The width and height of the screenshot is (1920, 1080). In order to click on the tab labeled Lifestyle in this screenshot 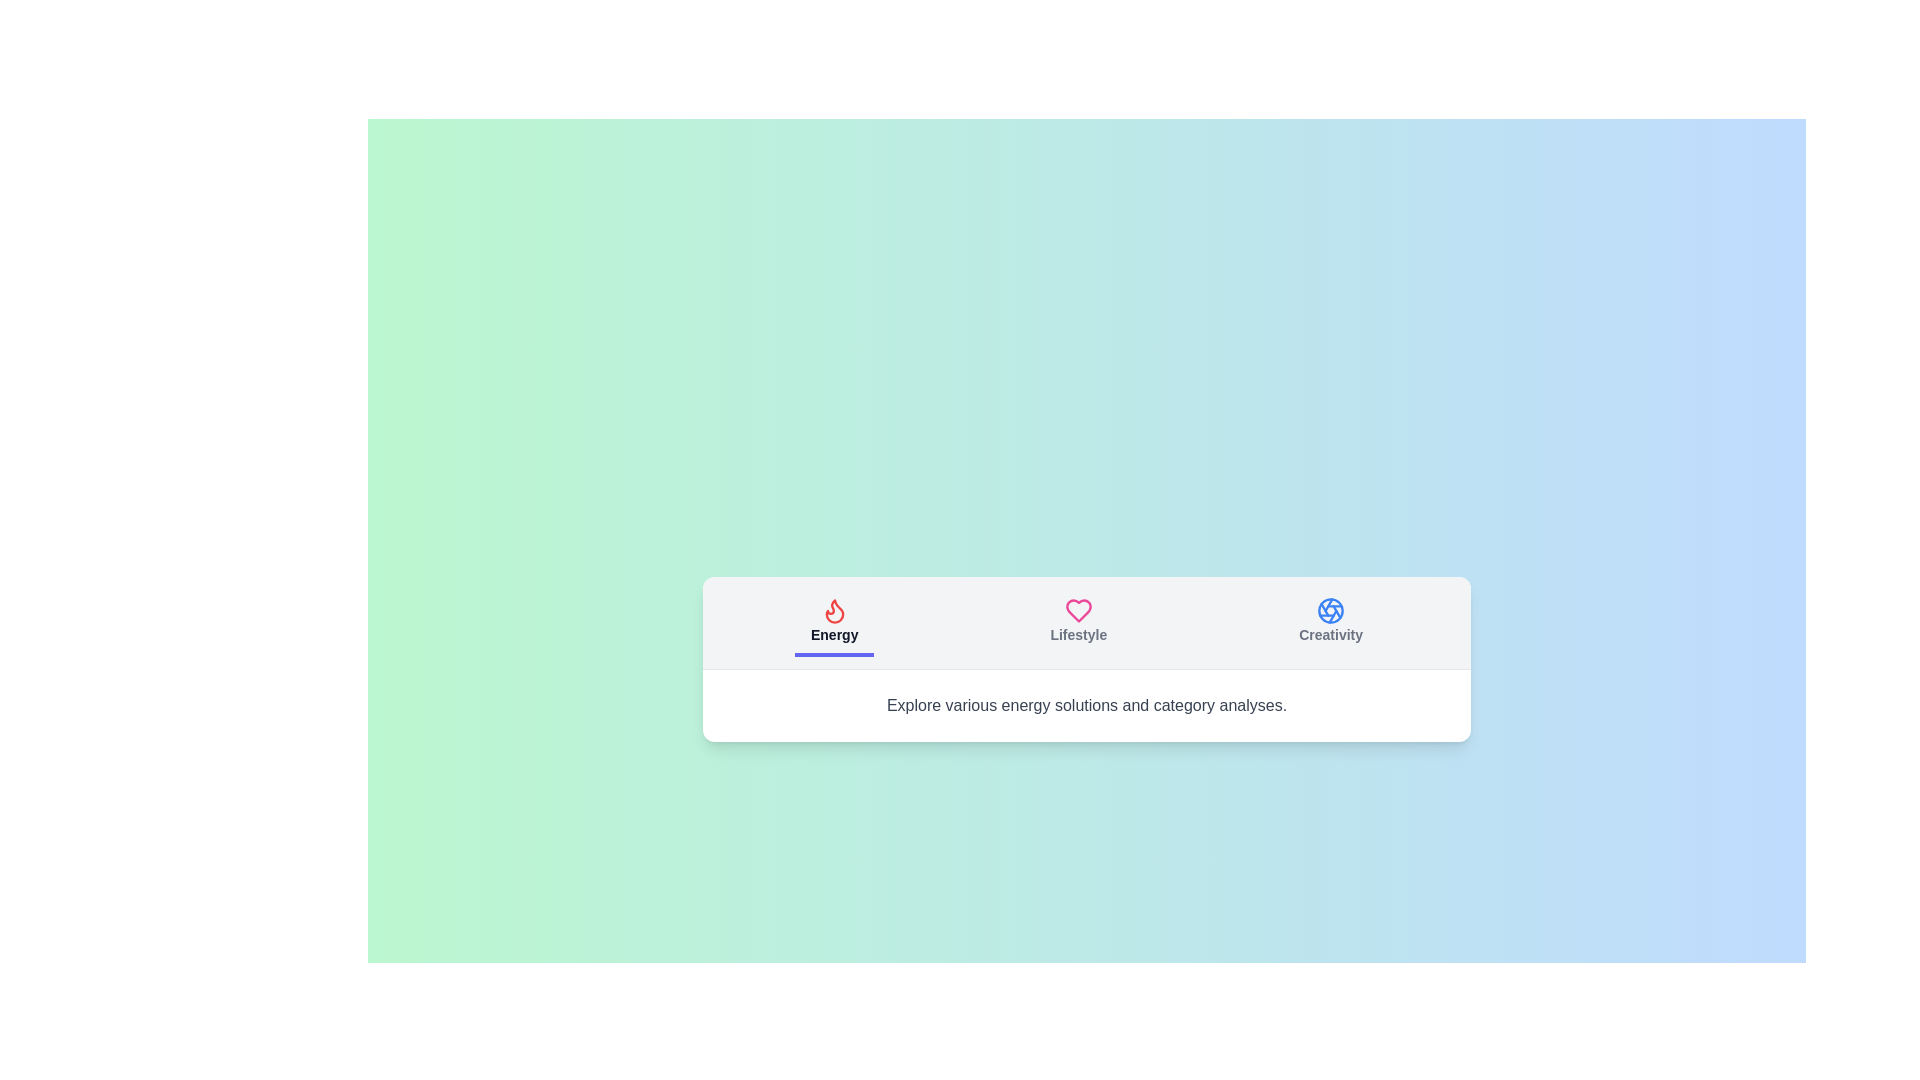, I will do `click(1077, 621)`.